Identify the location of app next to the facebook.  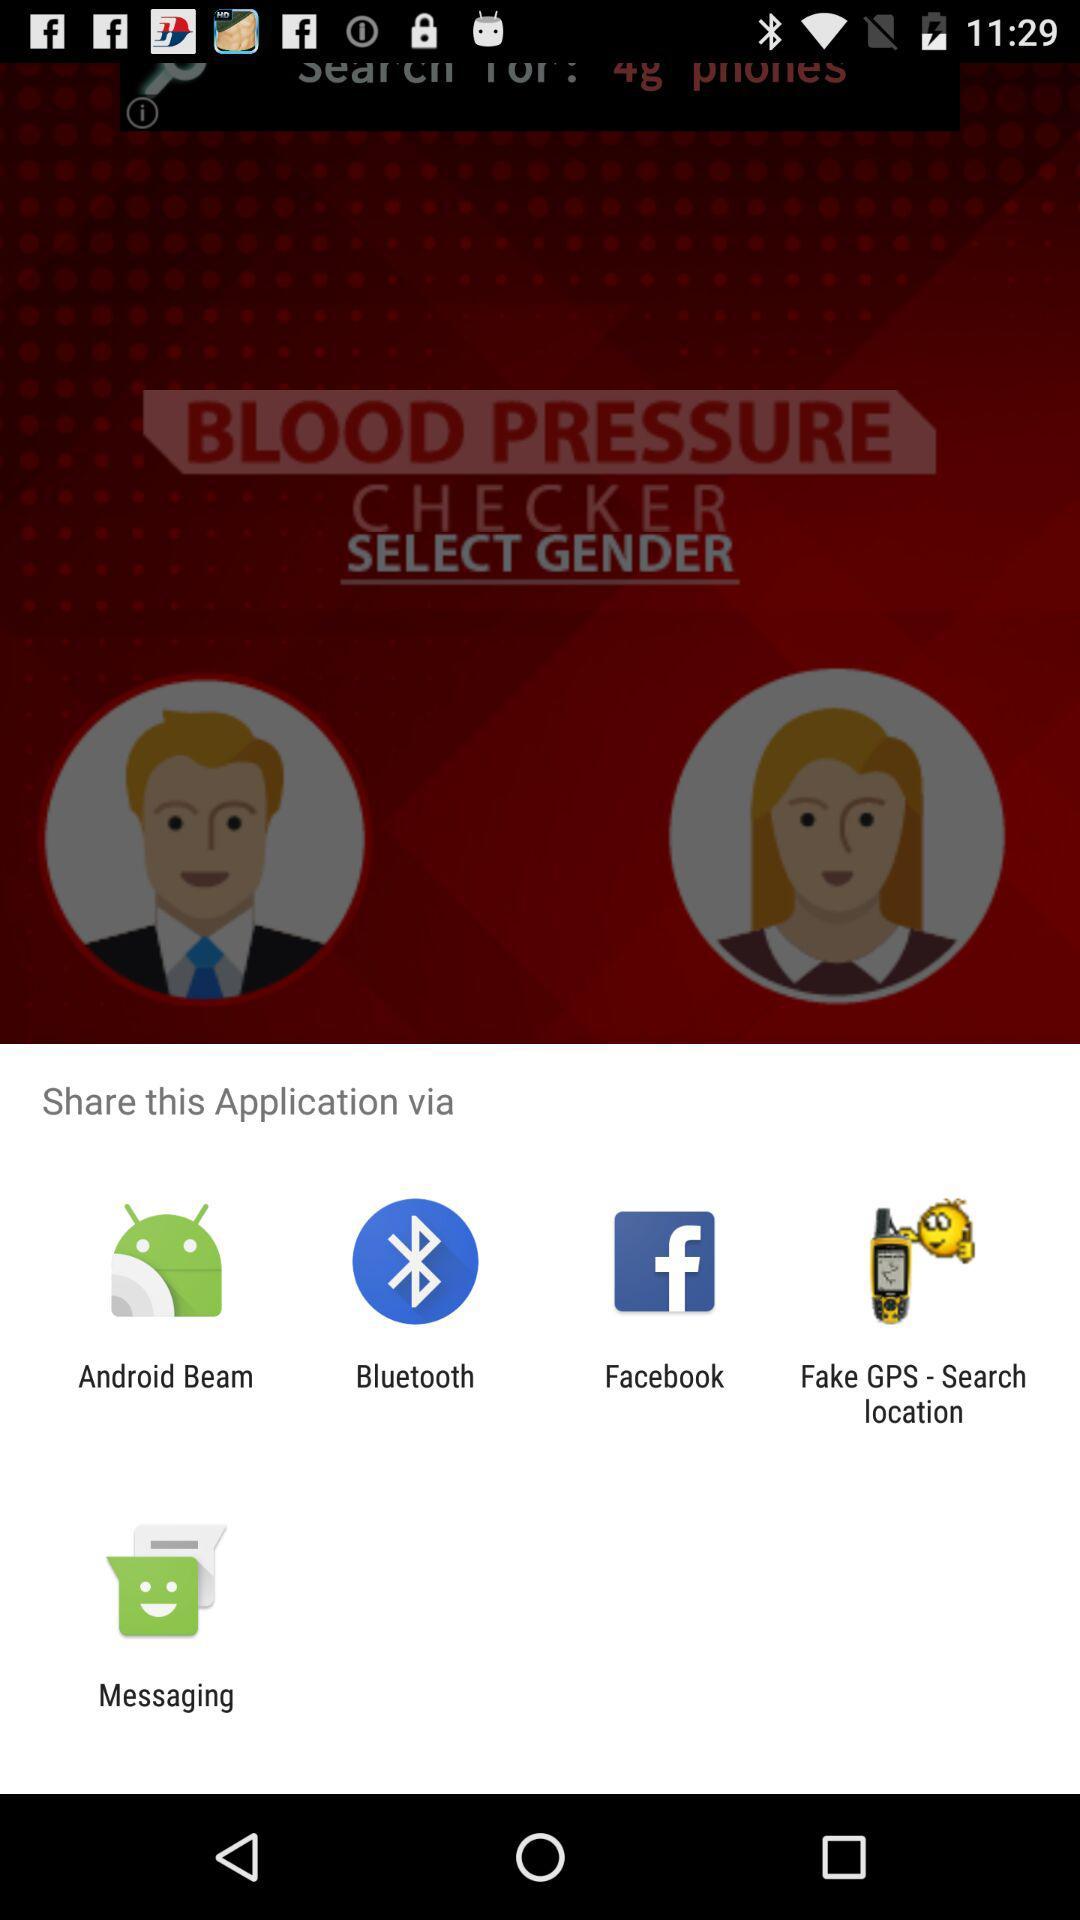
(414, 1392).